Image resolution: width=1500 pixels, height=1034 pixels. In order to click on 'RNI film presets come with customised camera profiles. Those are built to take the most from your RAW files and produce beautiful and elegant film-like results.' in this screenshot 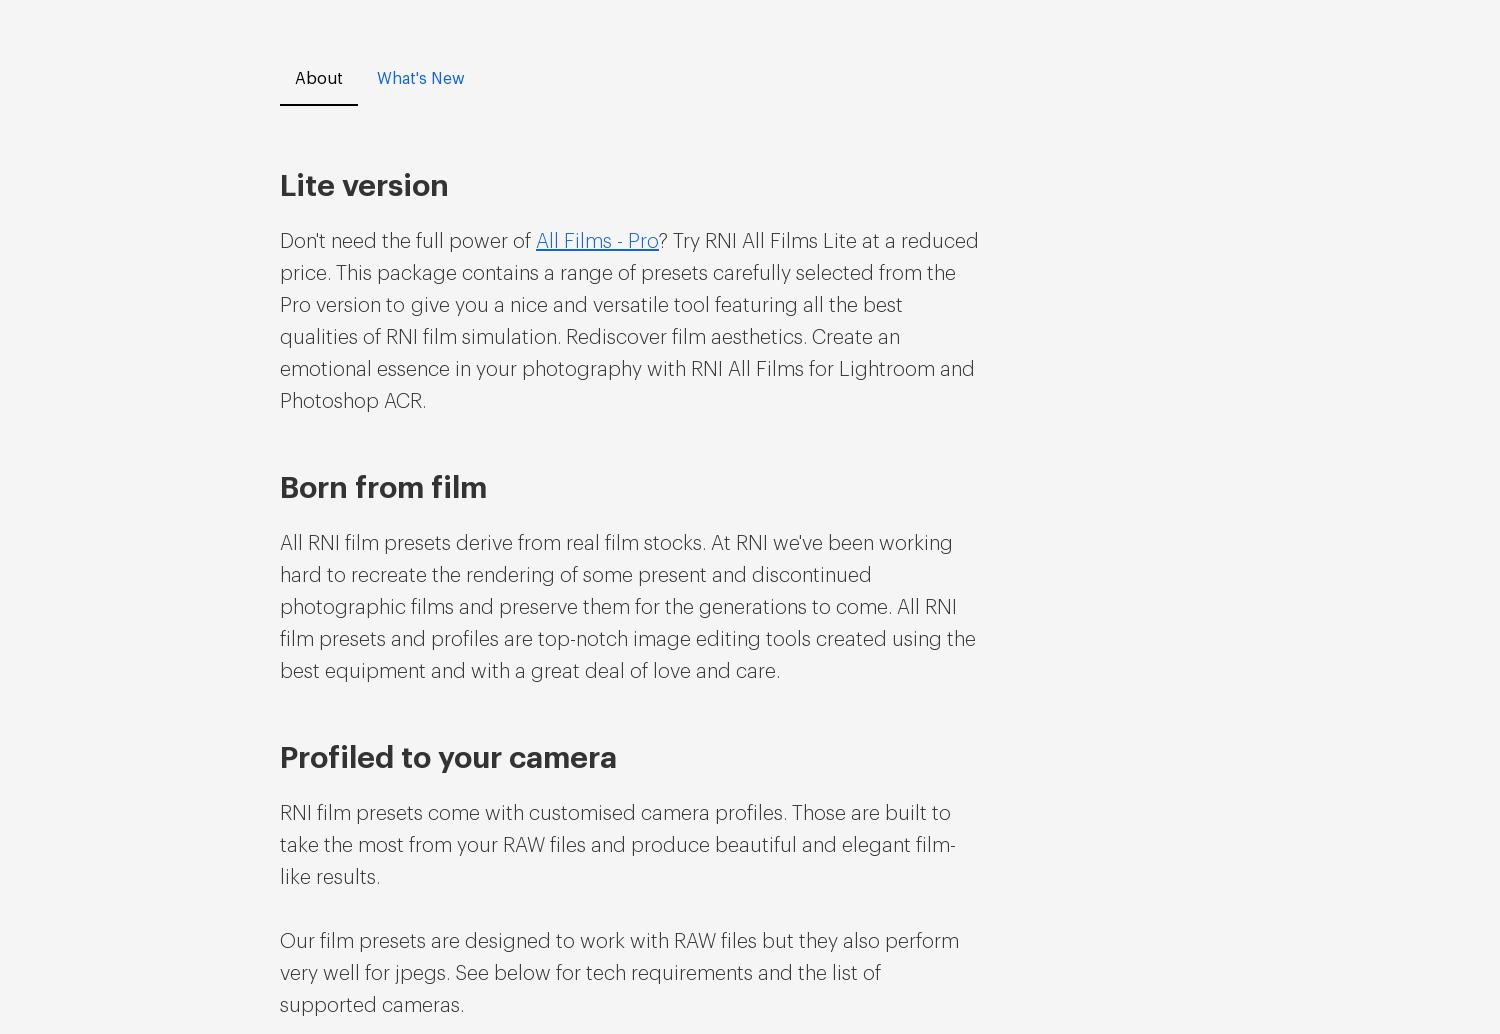, I will do `click(280, 845)`.